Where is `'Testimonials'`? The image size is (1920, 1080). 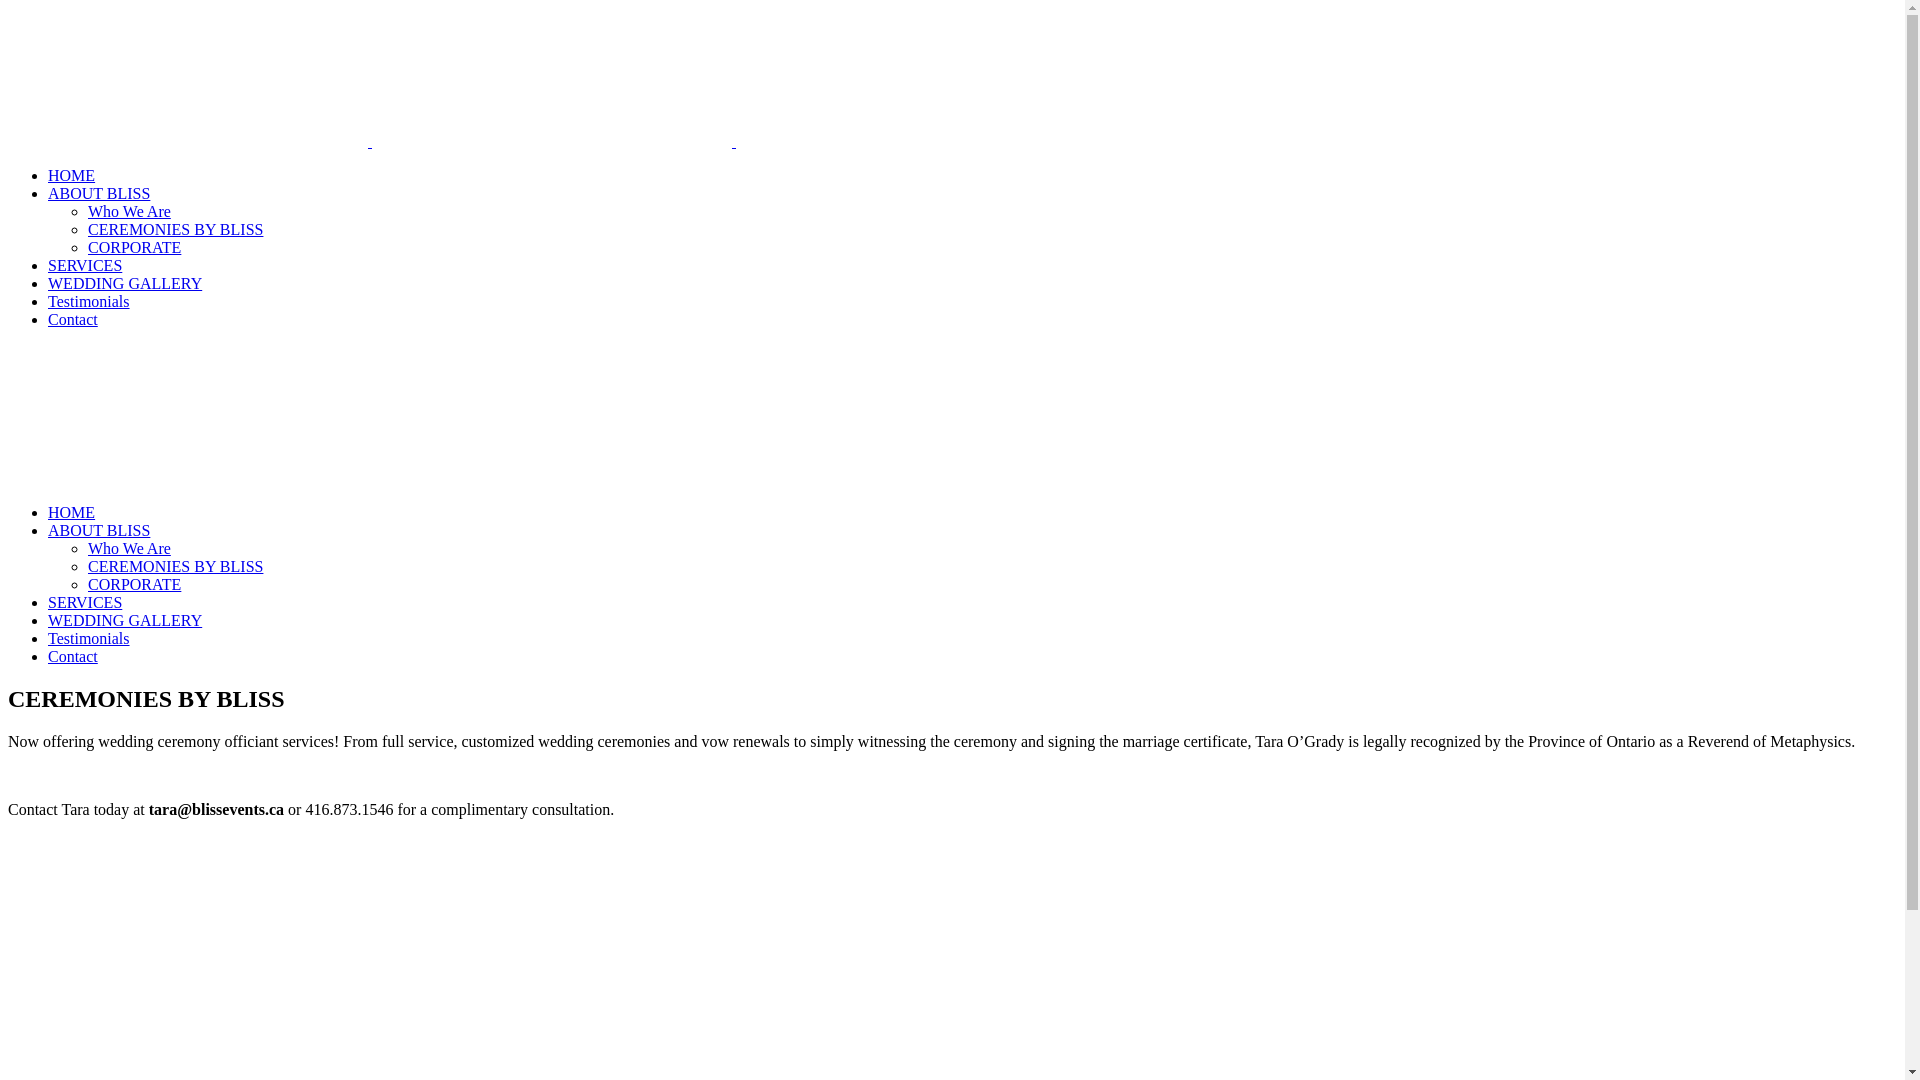 'Testimonials' is located at coordinates (48, 301).